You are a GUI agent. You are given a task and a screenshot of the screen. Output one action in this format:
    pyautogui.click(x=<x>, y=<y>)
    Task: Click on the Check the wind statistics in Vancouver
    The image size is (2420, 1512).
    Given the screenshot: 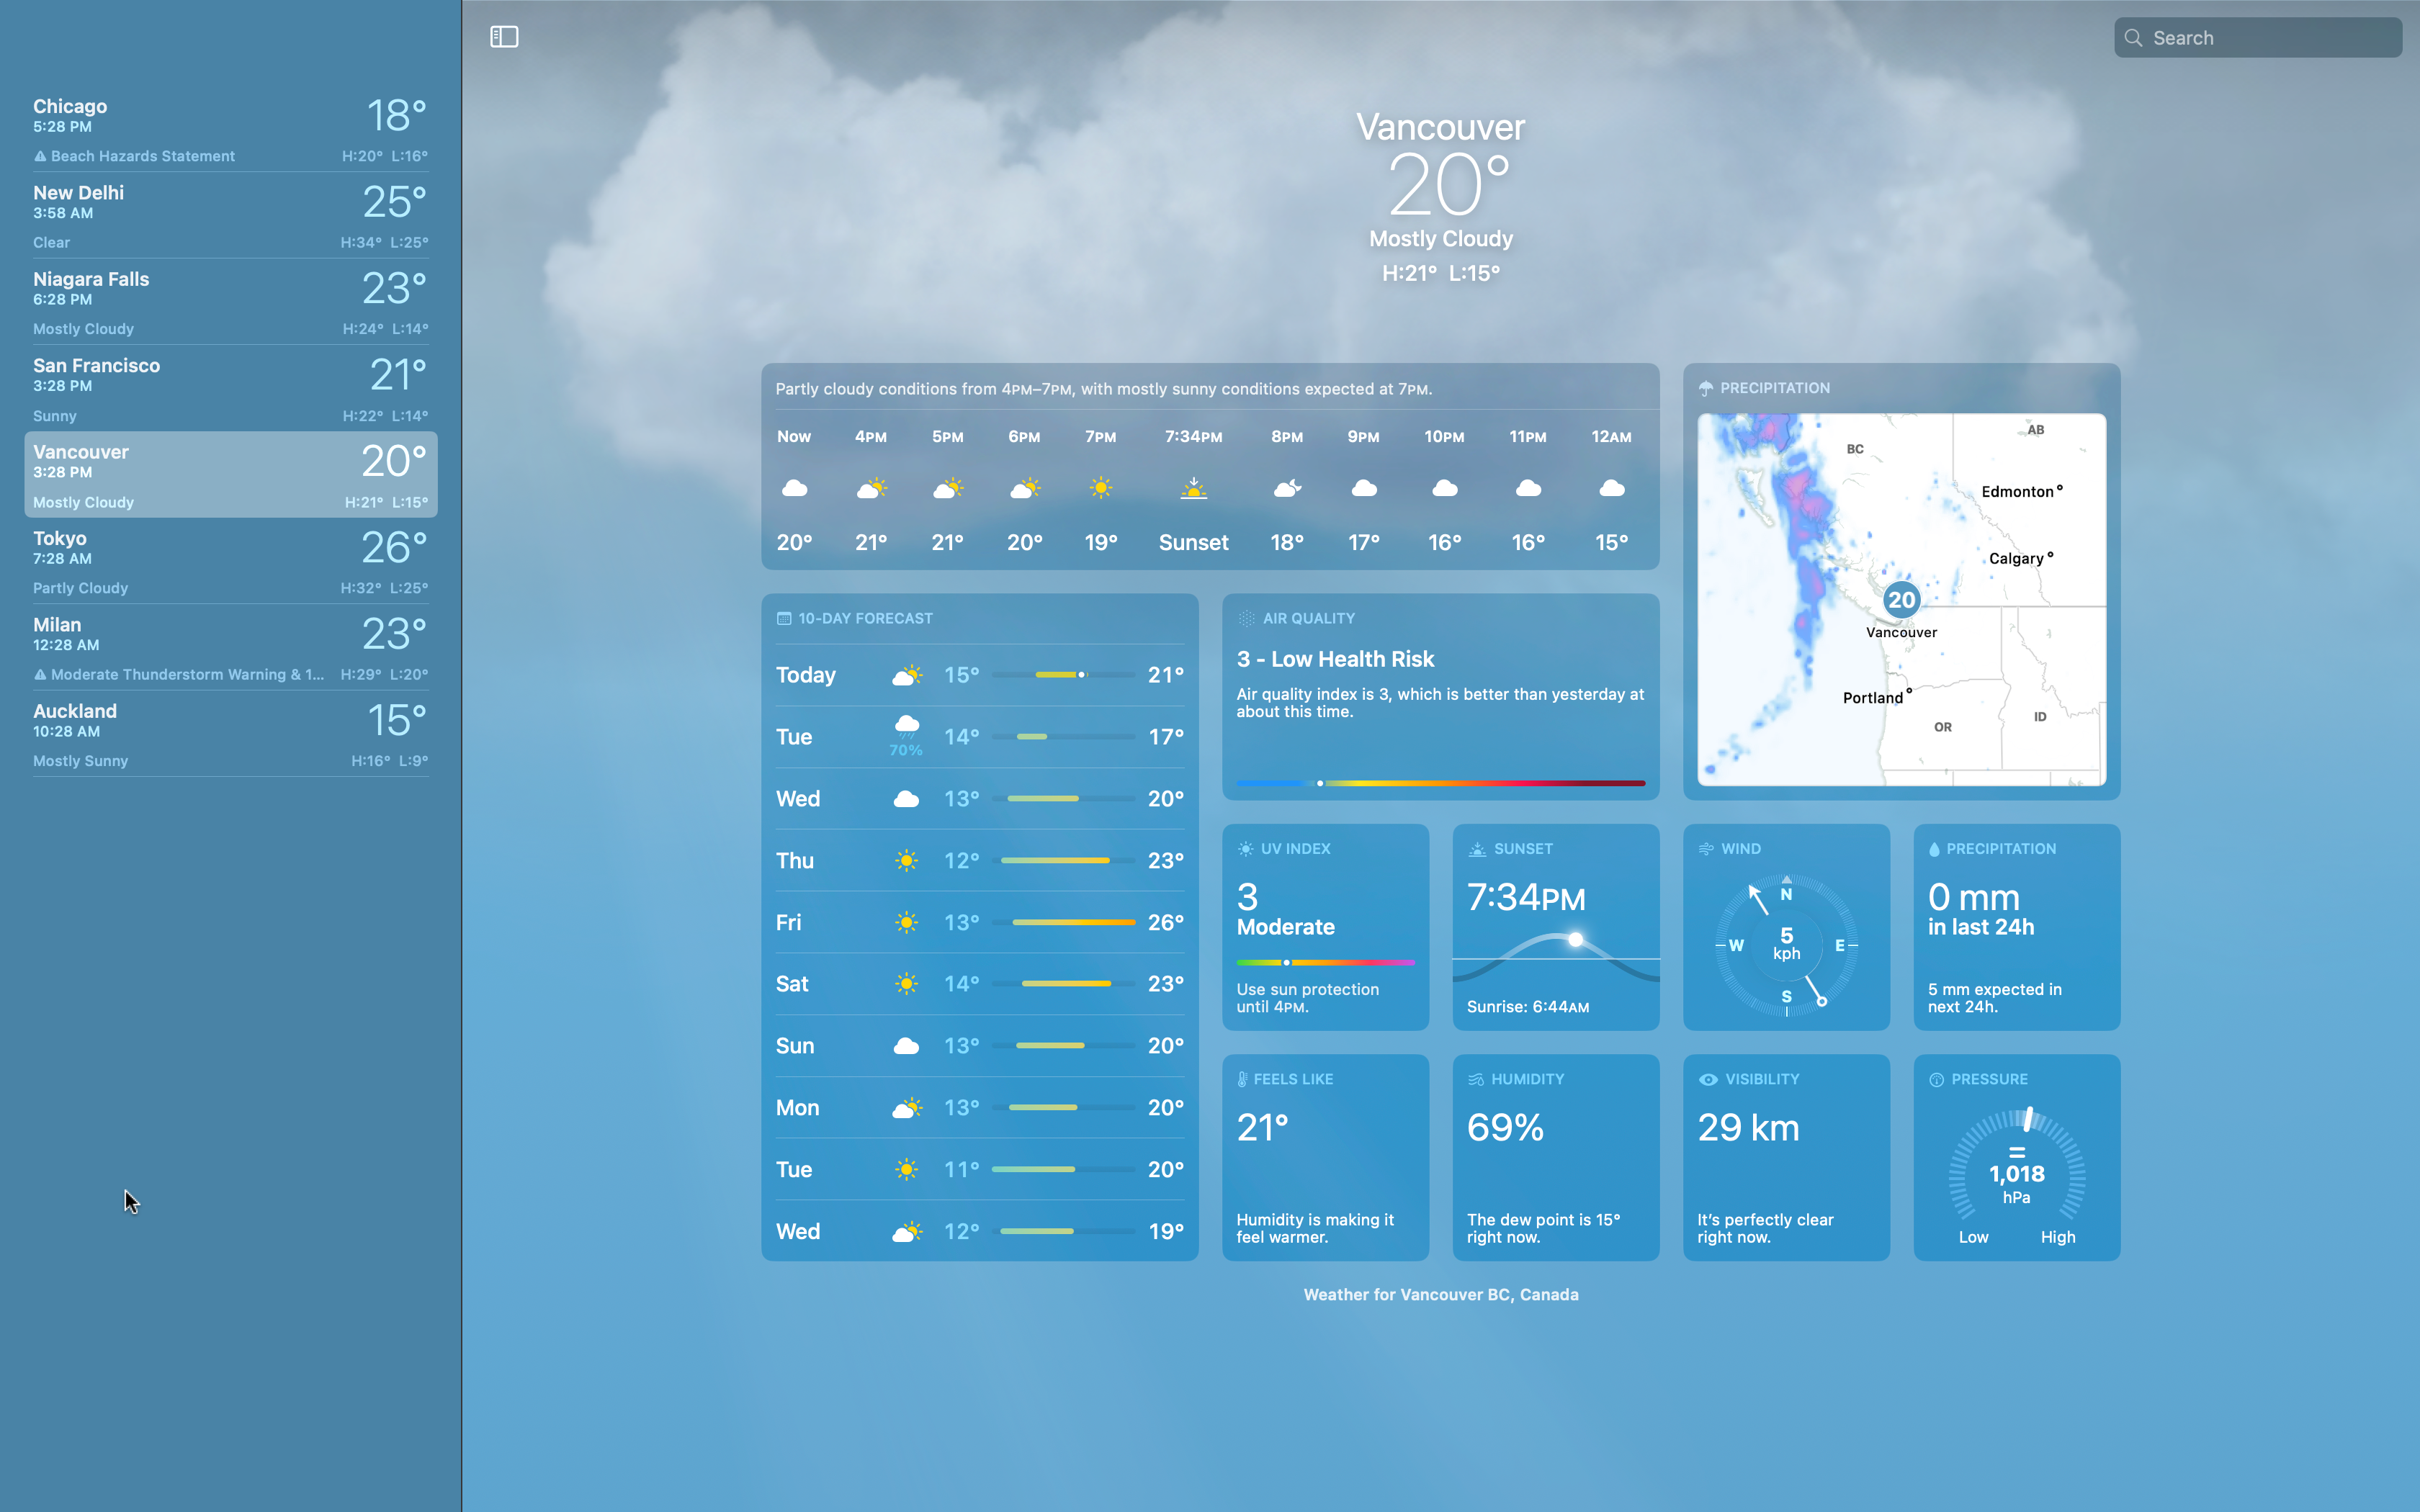 What is the action you would take?
    pyautogui.click(x=1785, y=926)
    